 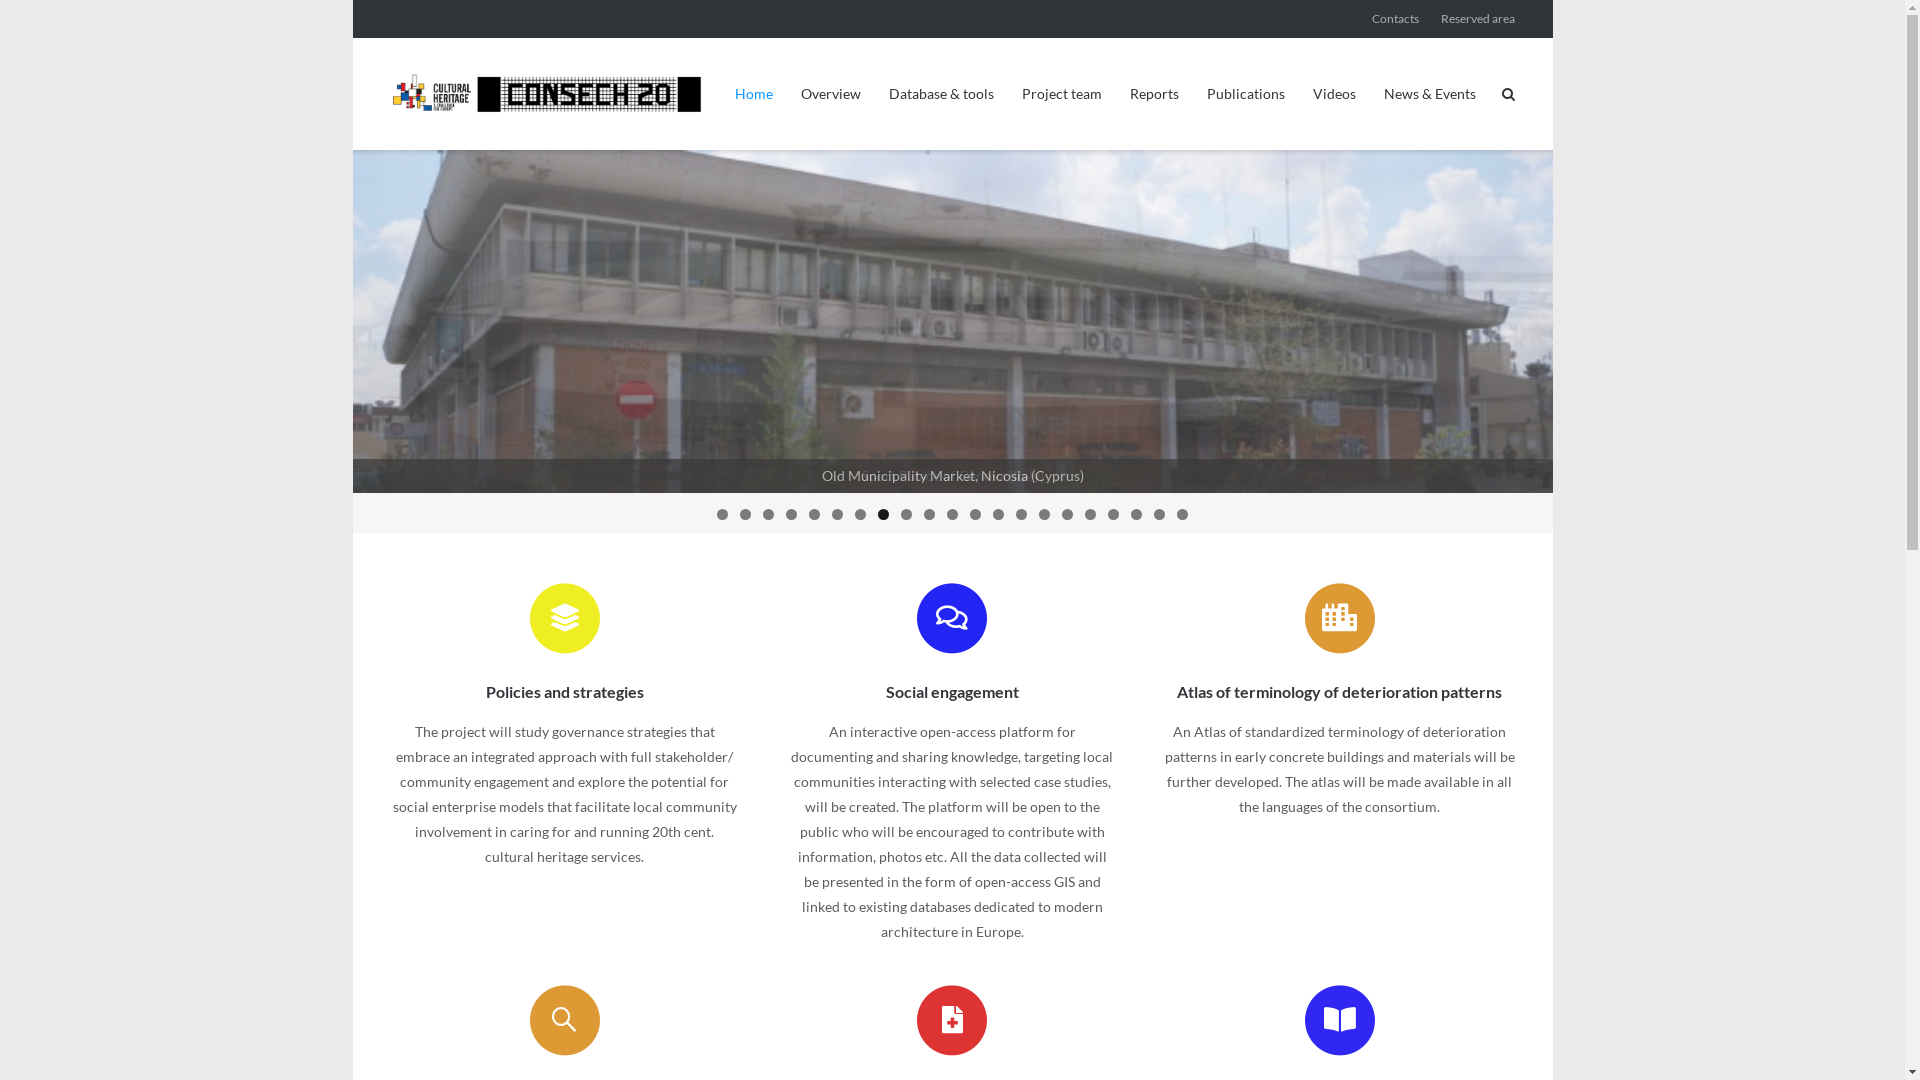 I want to click on '13', so click(x=998, y=513).